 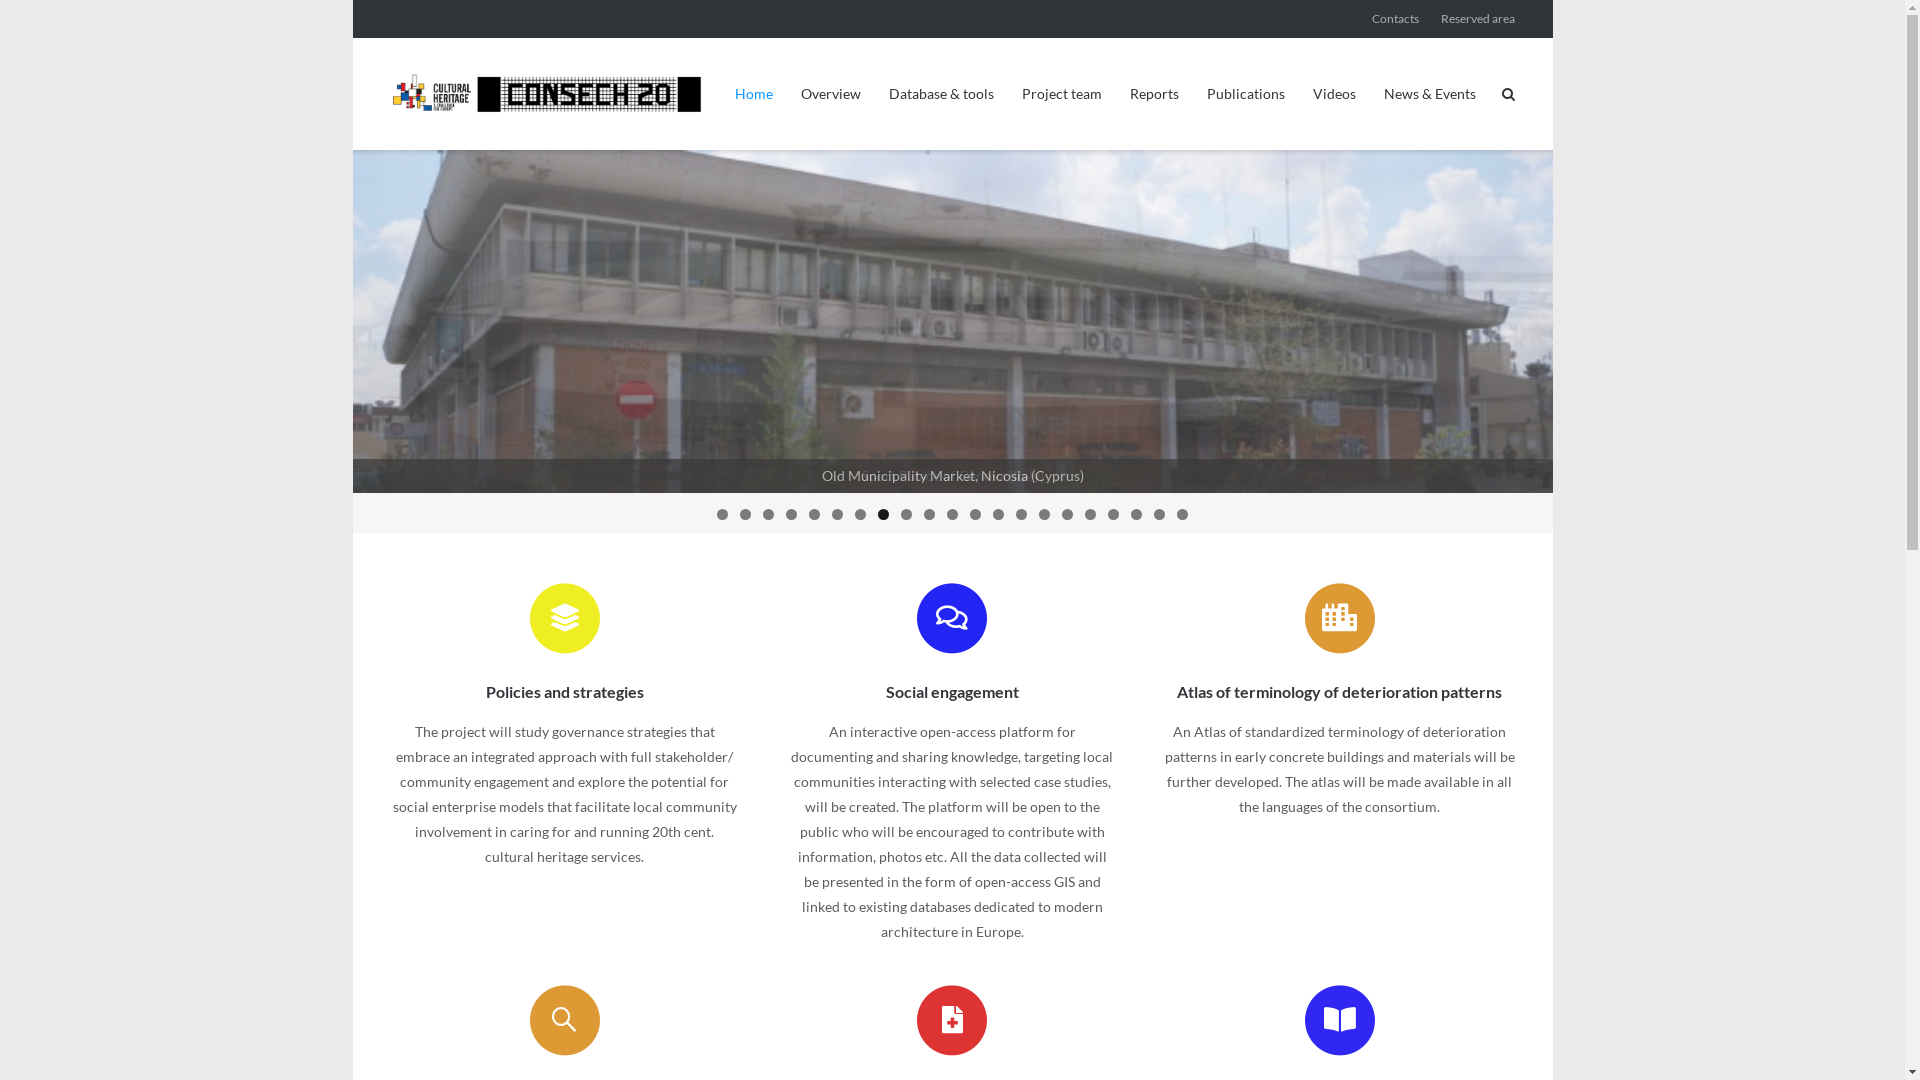 I want to click on '13', so click(x=998, y=513).